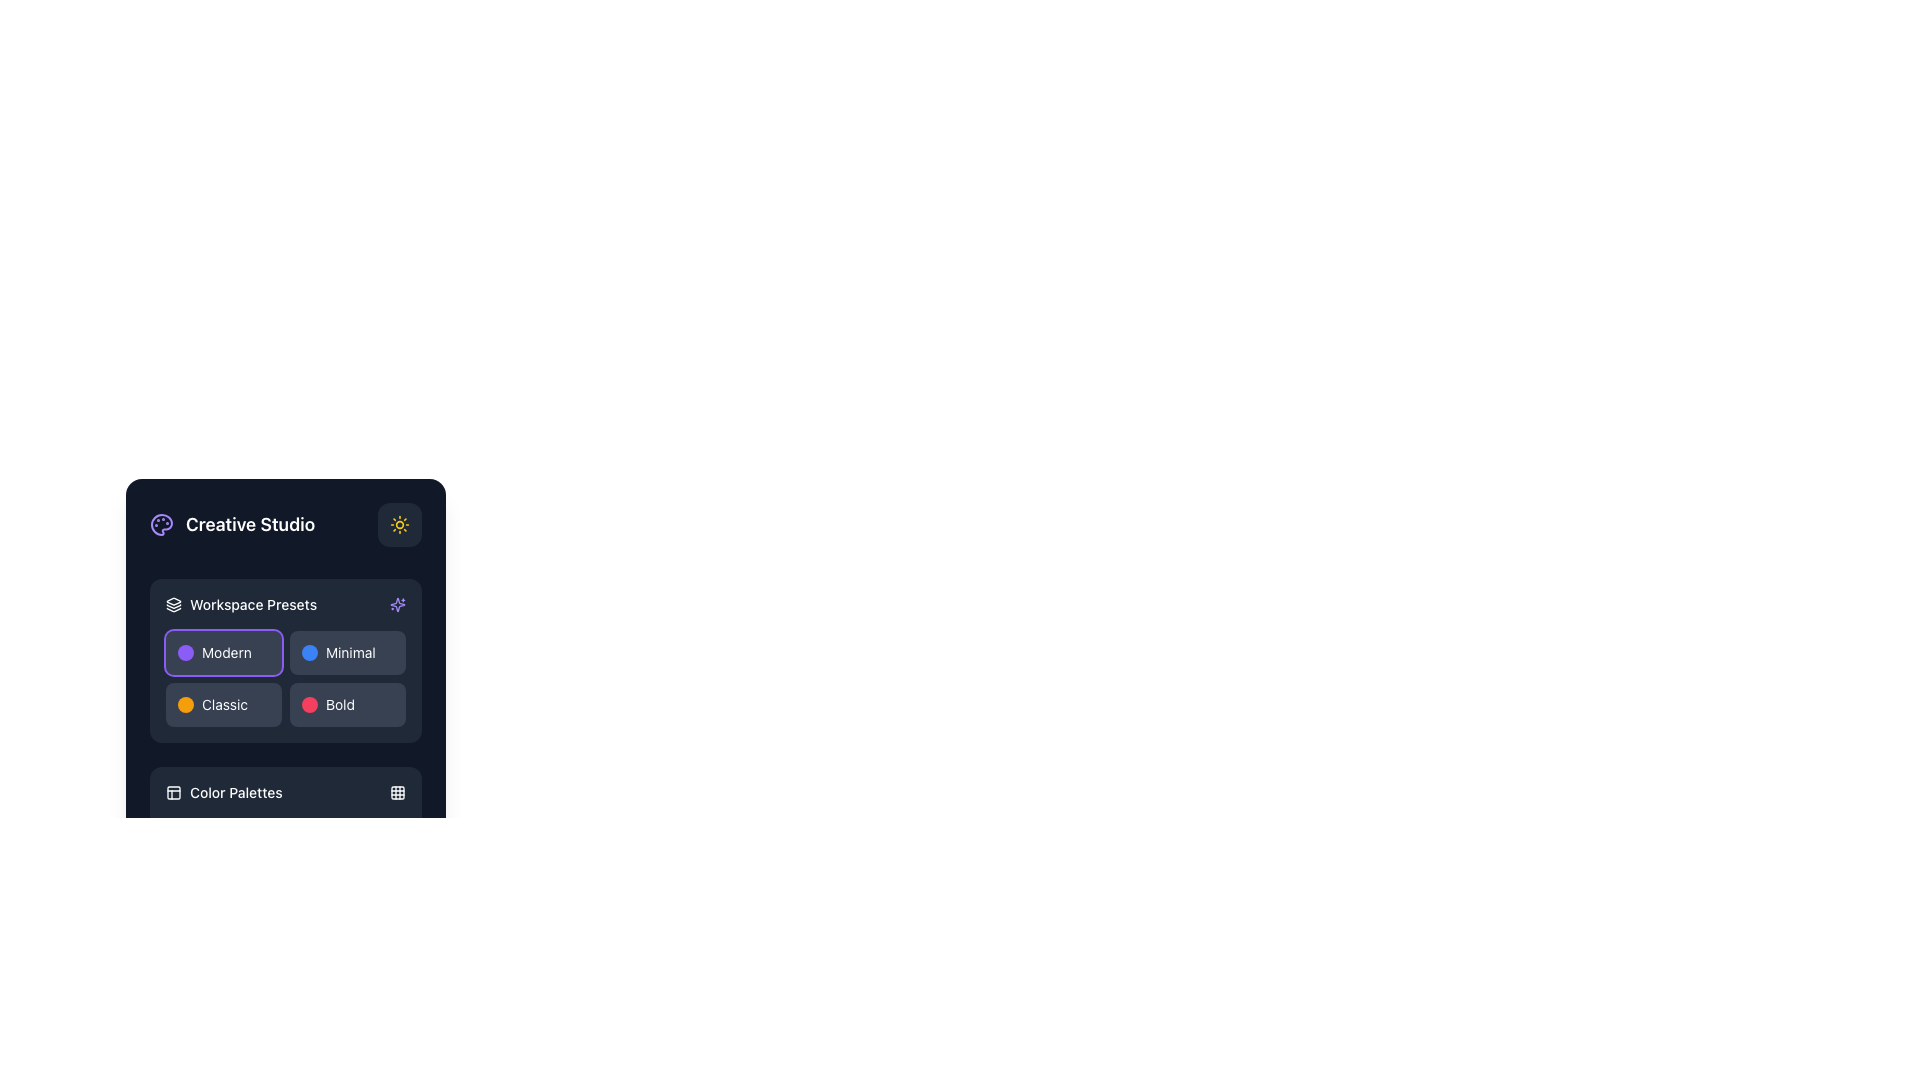 The image size is (1920, 1080). Describe the element at coordinates (240, 604) in the screenshot. I see `the 'Workspace Presets' label with the accompanying icon, which is styled in white text on a dark-themed background and located in the header section of the 'Workspace Presets' area` at that location.